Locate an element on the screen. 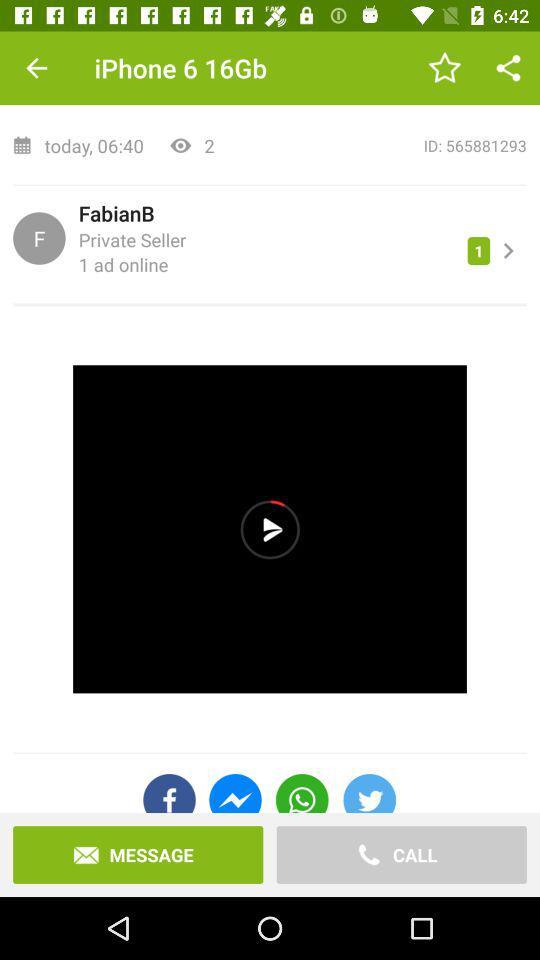  icon next to 2 icon is located at coordinates (377, 144).